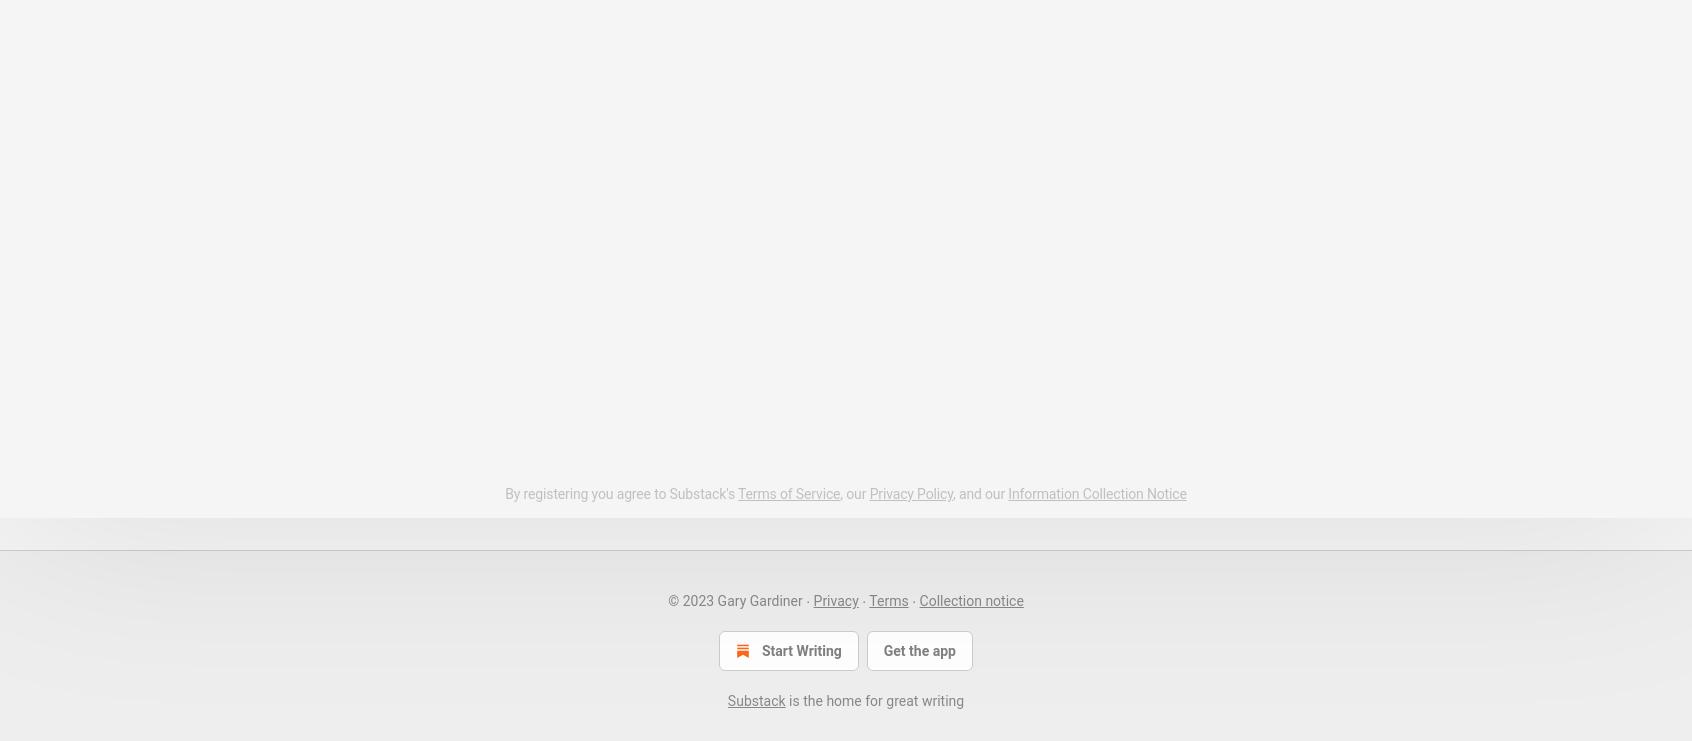  What do you see at coordinates (971, 598) in the screenshot?
I see `'Collection notice'` at bounding box center [971, 598].